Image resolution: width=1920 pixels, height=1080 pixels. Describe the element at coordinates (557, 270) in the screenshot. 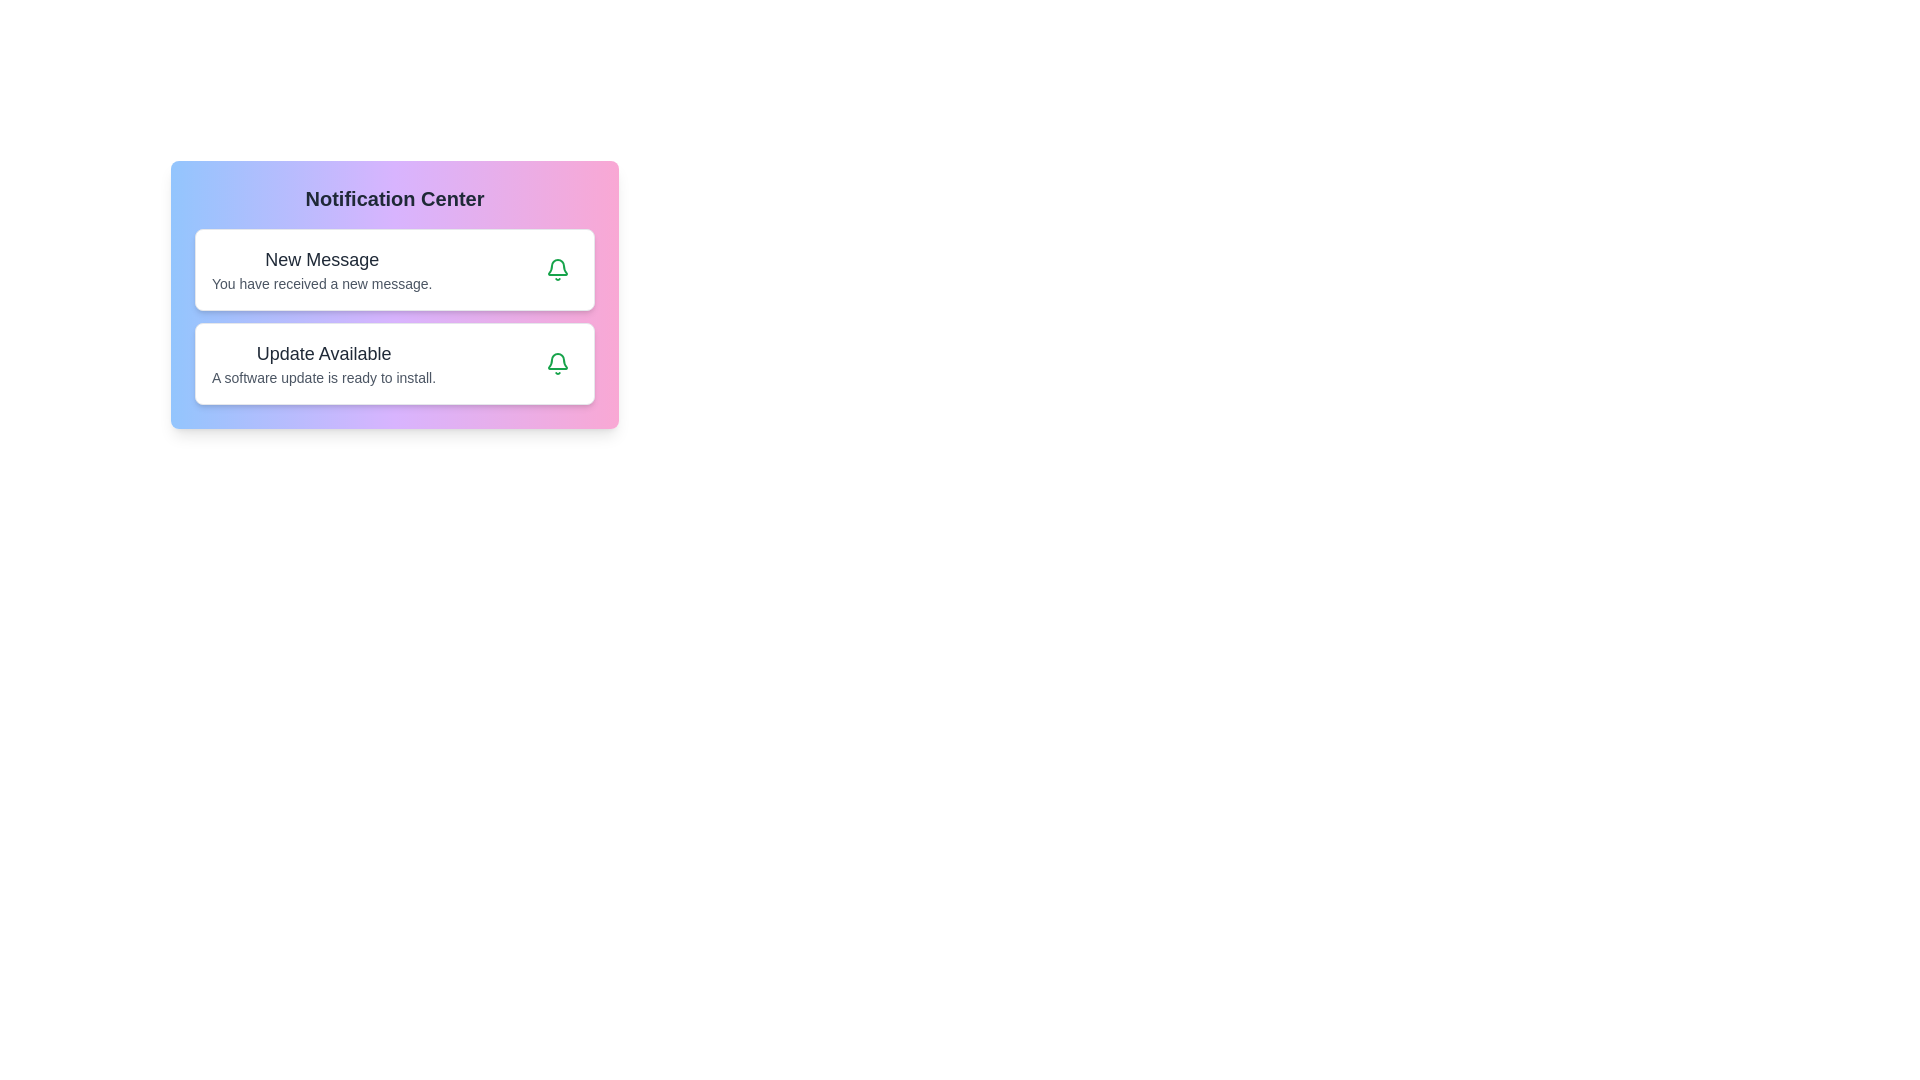

I see `the circular icon button containing a green bell icon` at that location.